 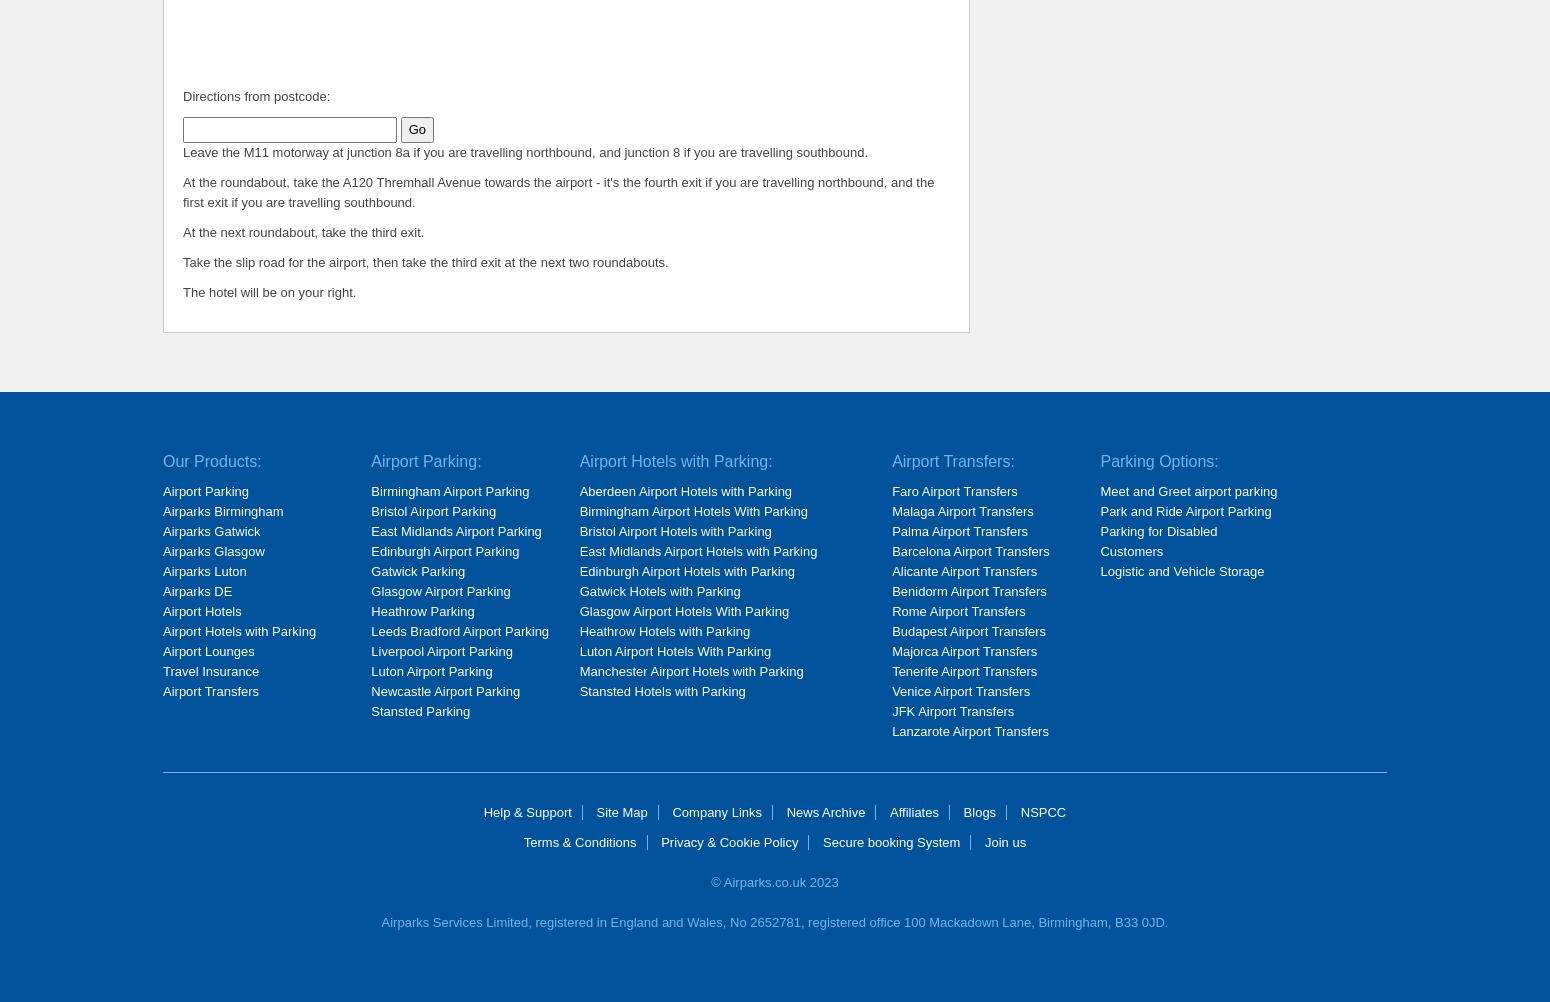 What do you see at coordinates (207, 650) in the screenshot?
I see `'Airport Lounges'` at bounding box center [207, 650].